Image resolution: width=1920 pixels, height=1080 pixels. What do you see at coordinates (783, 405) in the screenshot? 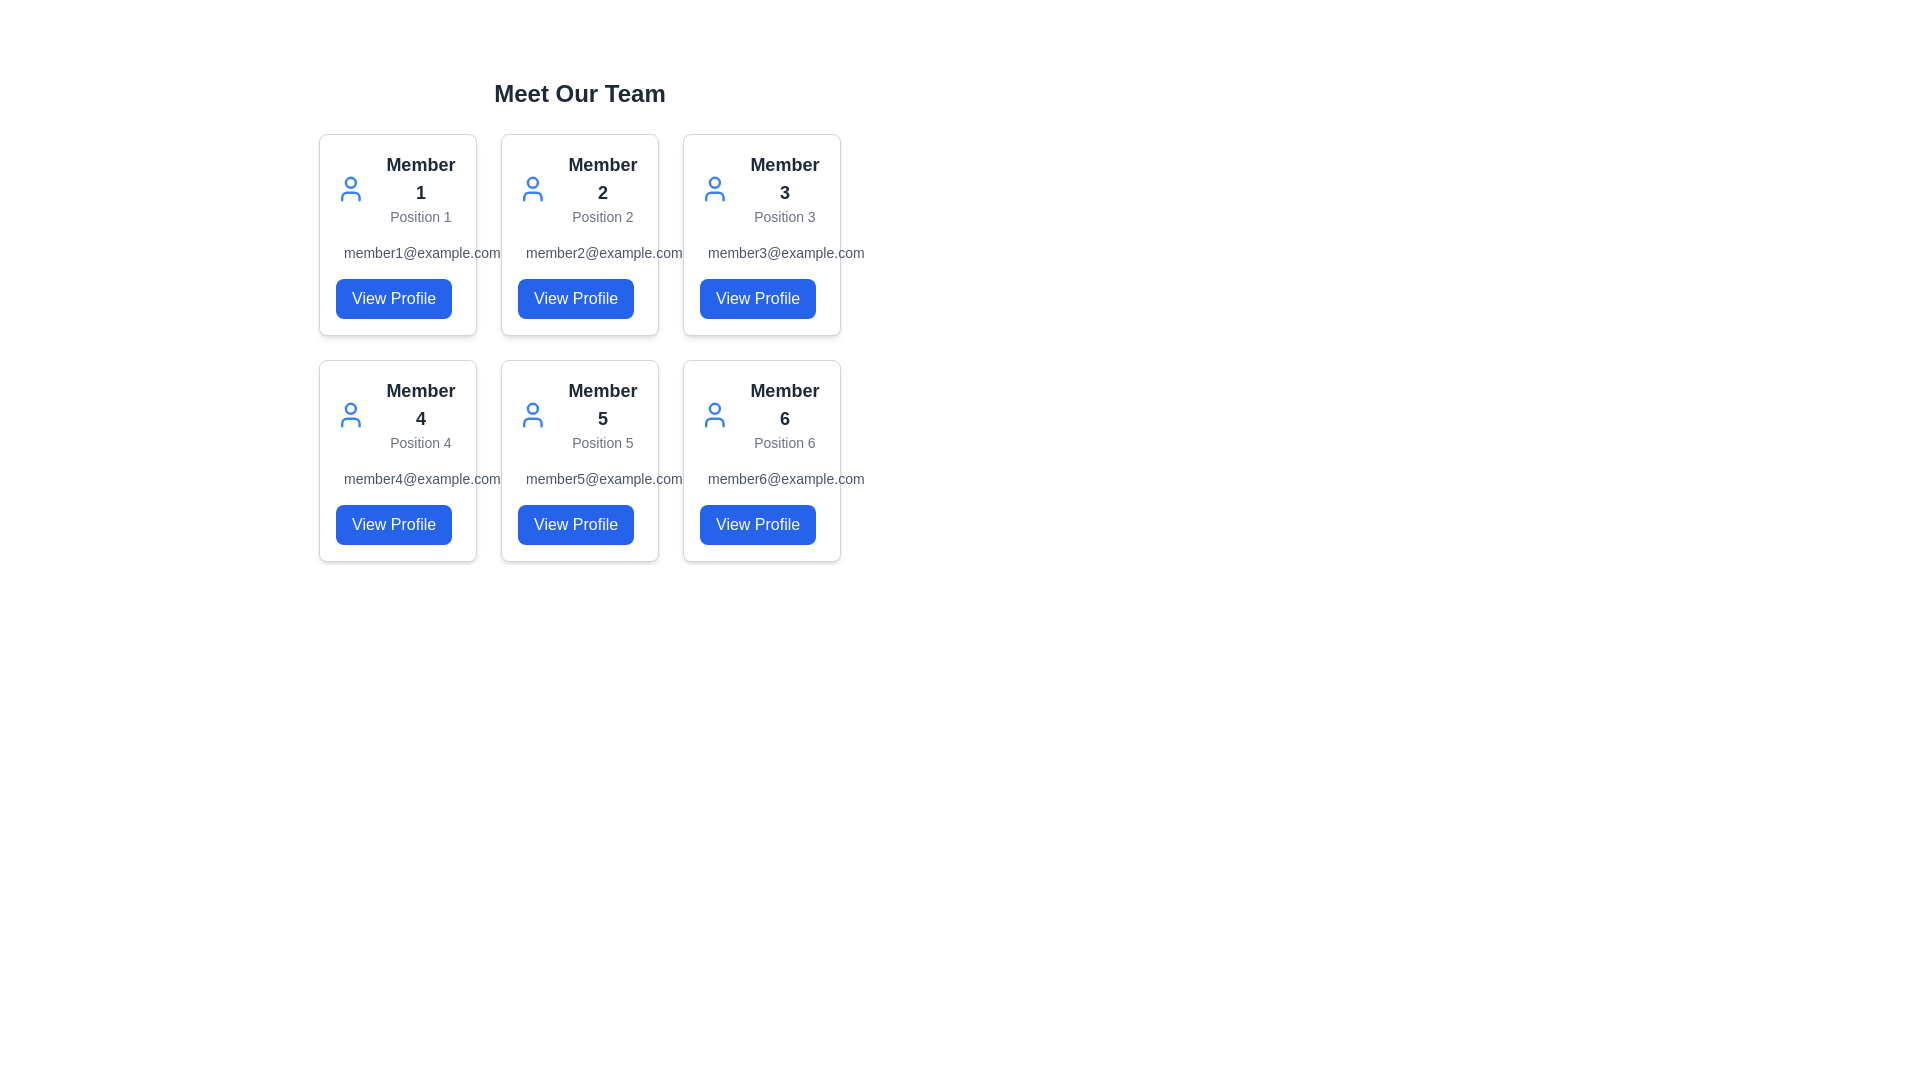
I see `the text label 'Member 6' which is styled in bold, dark gray color and is positioned at the top of the card layout in the second row, third column of the grid` at bounding box center [783, 405].